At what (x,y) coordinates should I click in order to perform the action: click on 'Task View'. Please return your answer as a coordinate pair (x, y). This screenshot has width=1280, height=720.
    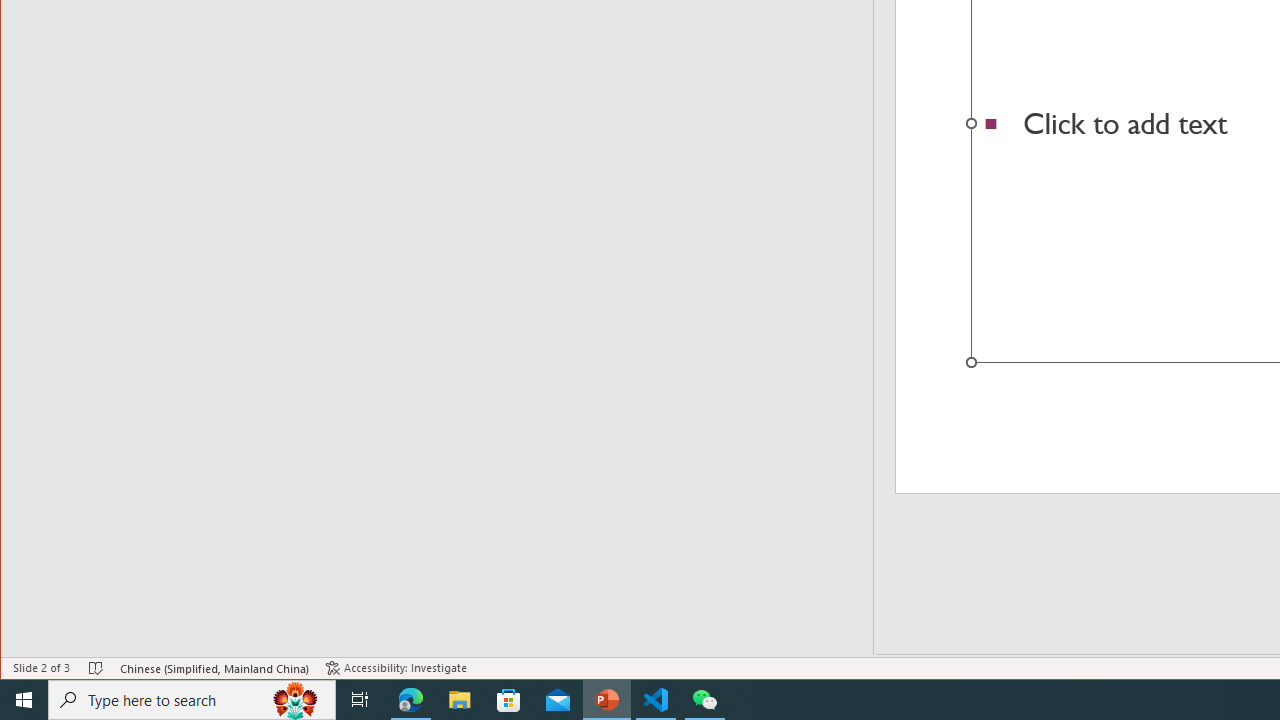
    Looking at the image, I should click on (359, 698).